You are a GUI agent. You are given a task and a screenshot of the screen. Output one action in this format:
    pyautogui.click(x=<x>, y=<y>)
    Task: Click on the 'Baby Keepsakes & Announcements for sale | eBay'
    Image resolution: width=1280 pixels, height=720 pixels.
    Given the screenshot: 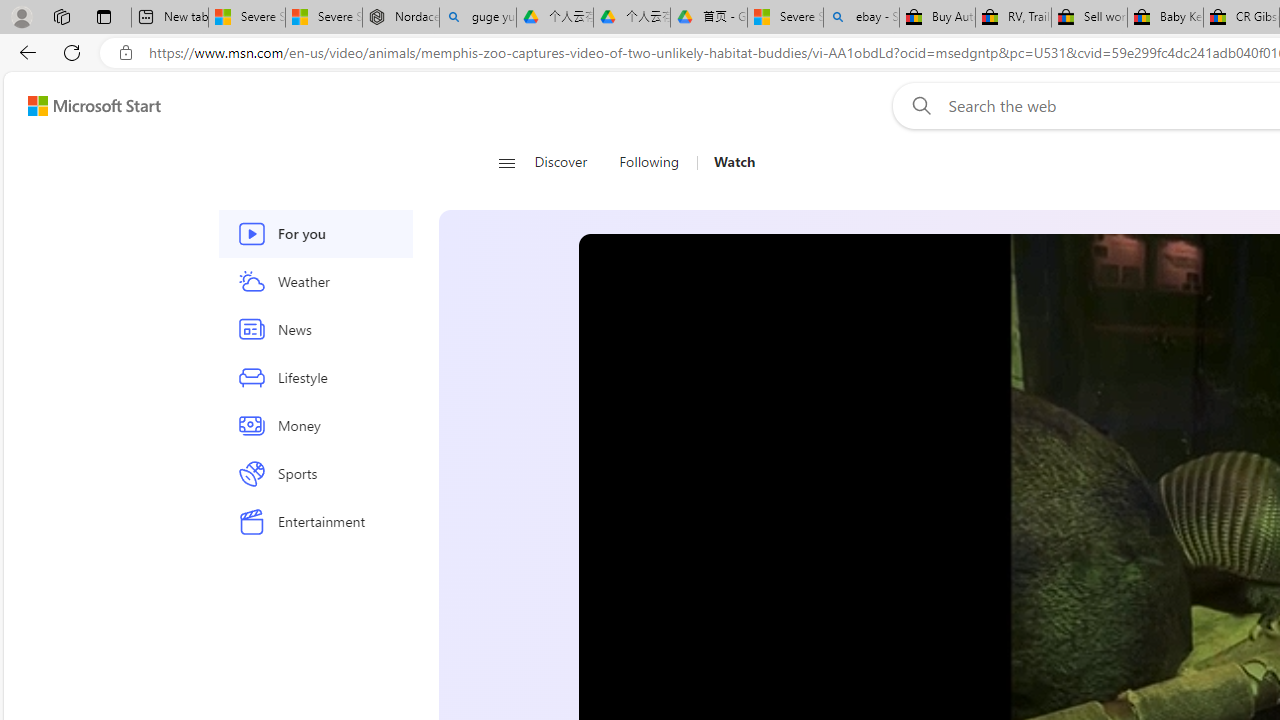 What is the action you would take?
    pyautogui.click(x=1165, y=17)
    